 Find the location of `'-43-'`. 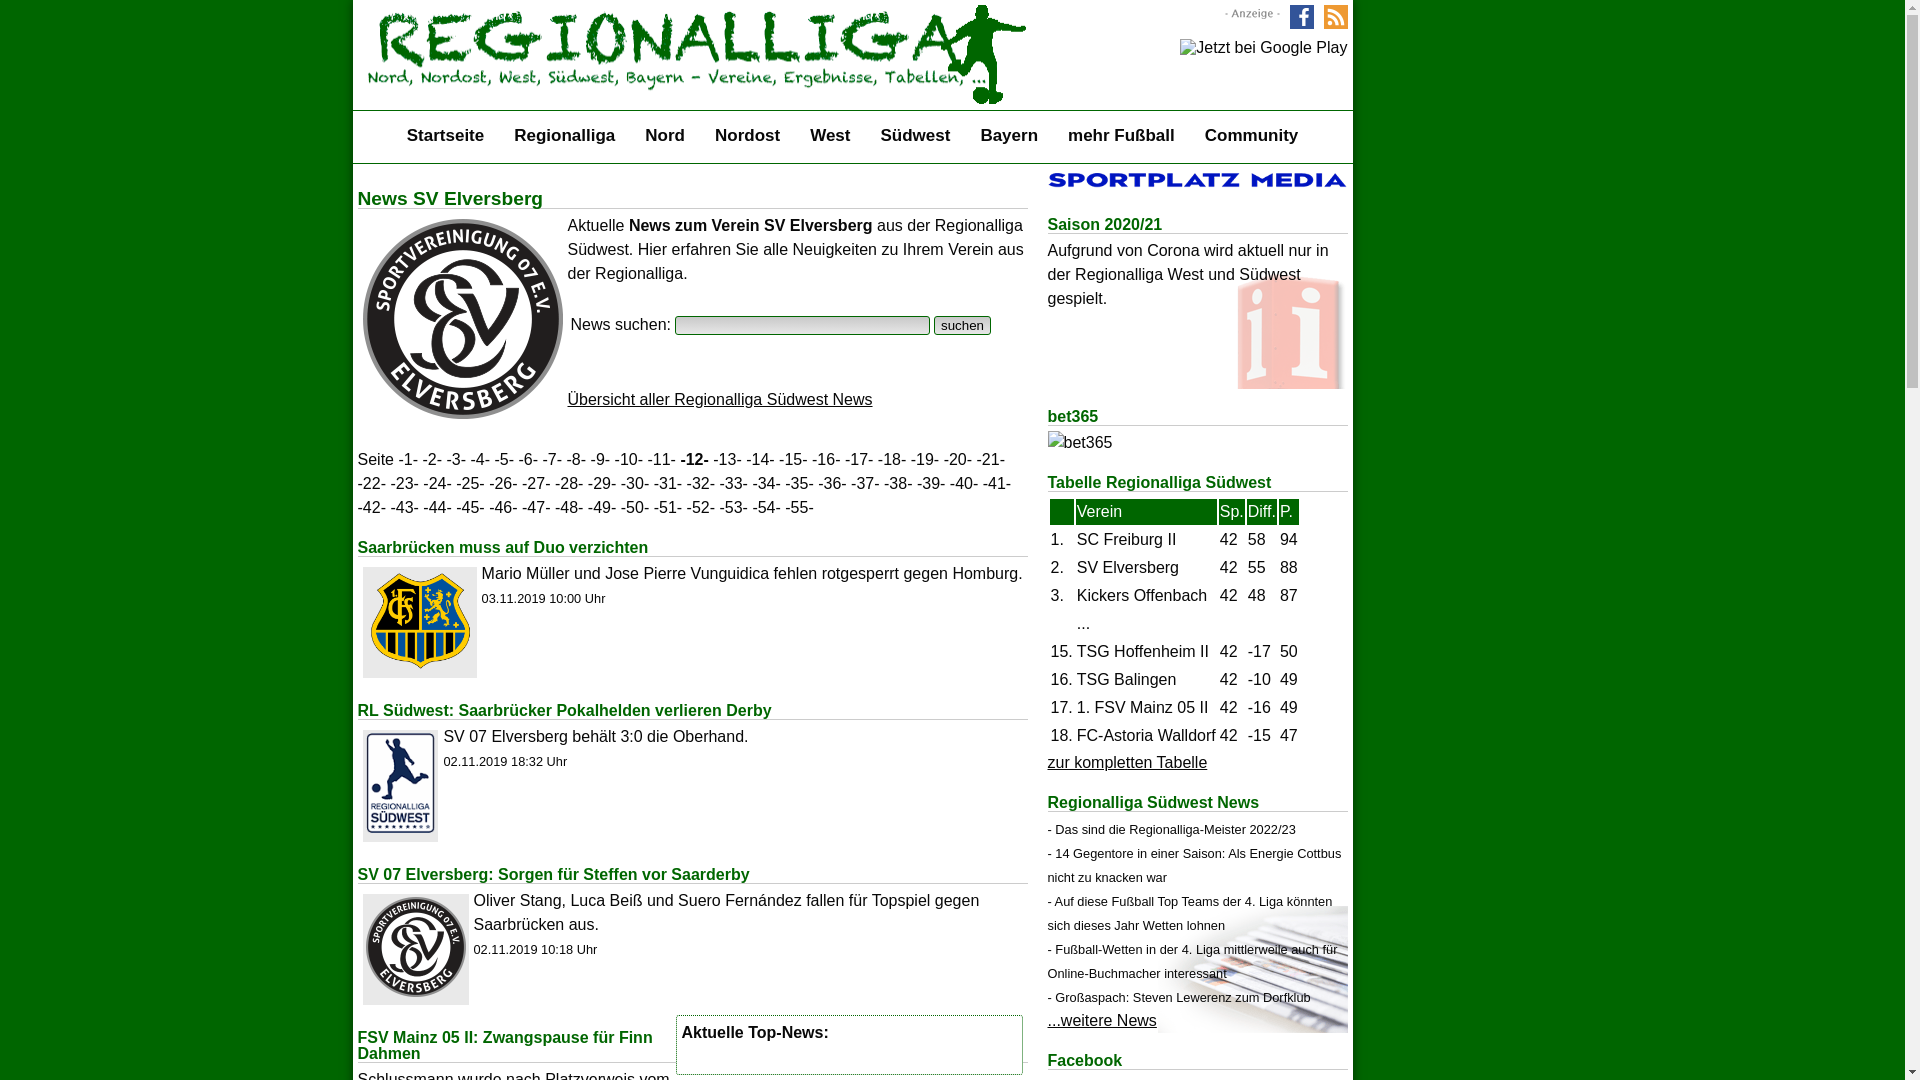

'-43-' is located at coordinates (402, 506).